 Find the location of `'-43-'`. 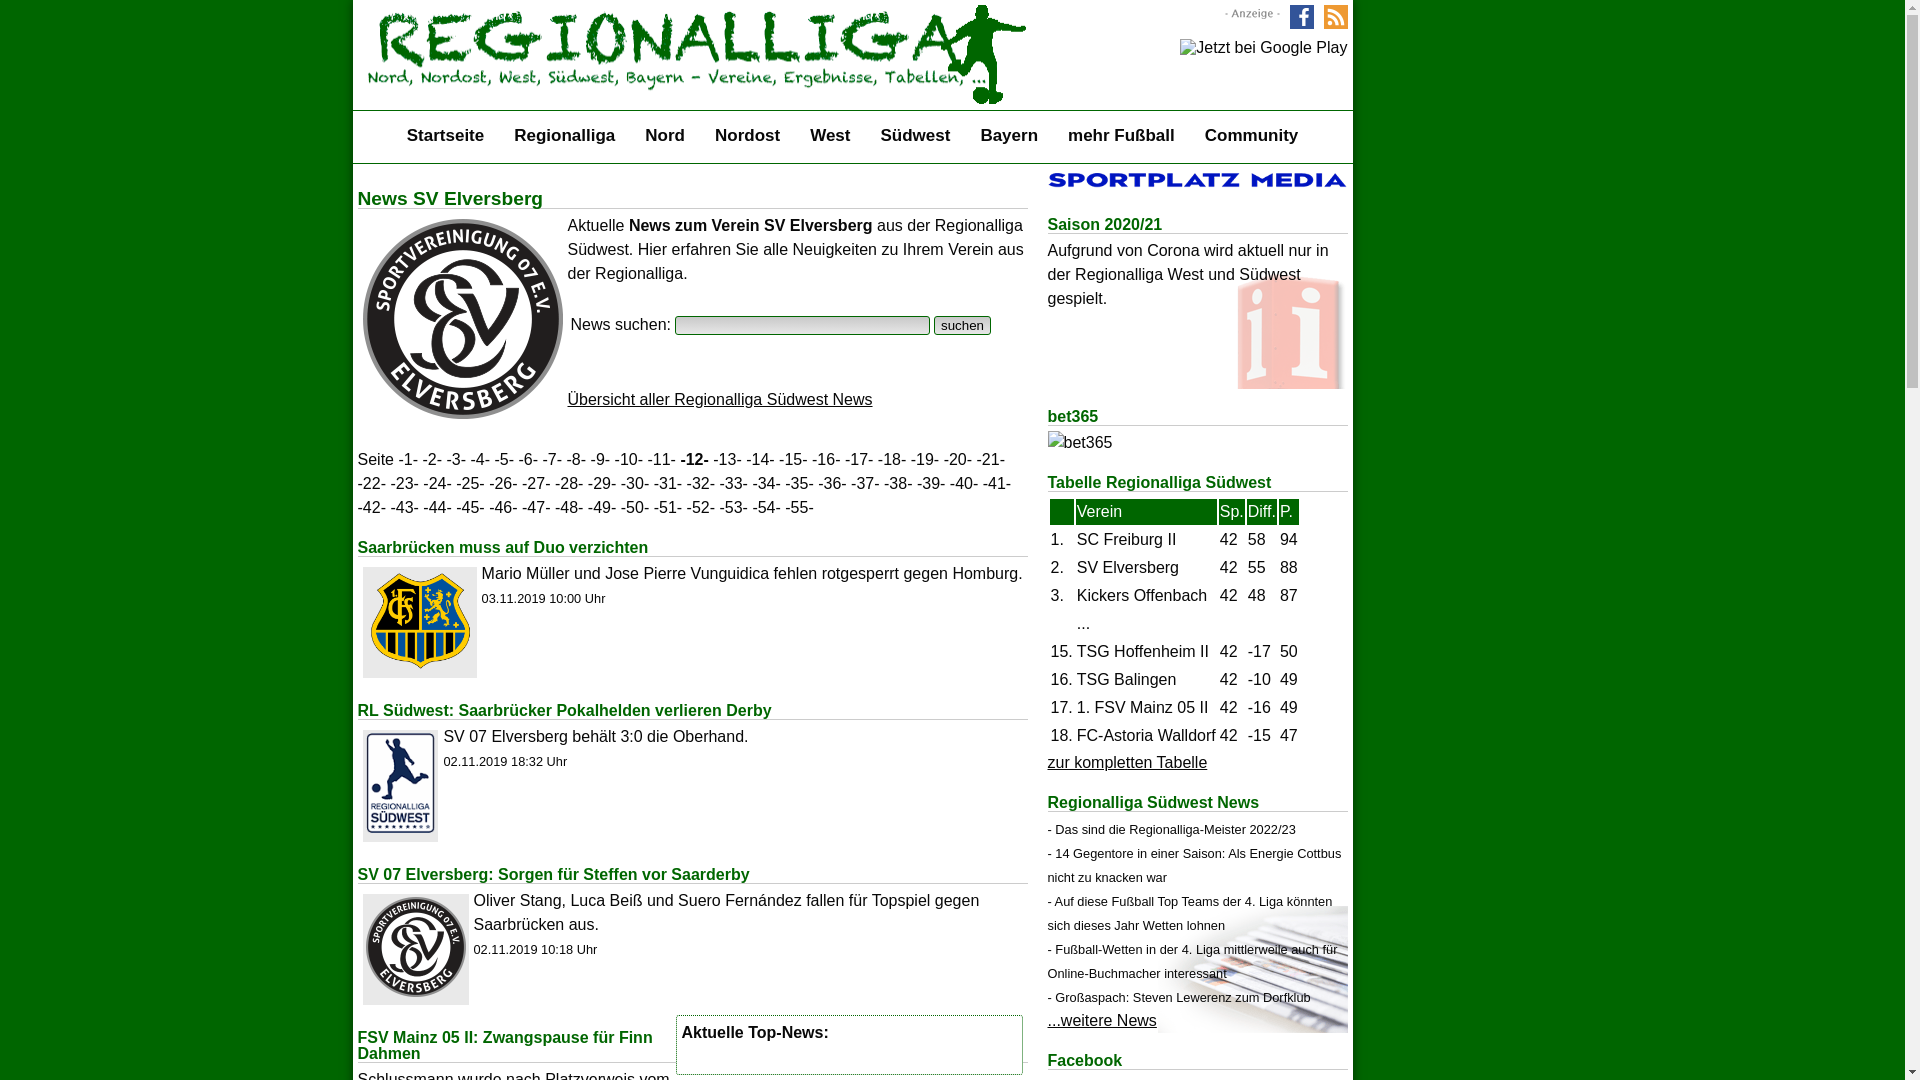

'-43-' is located at coordinates (402, 506).